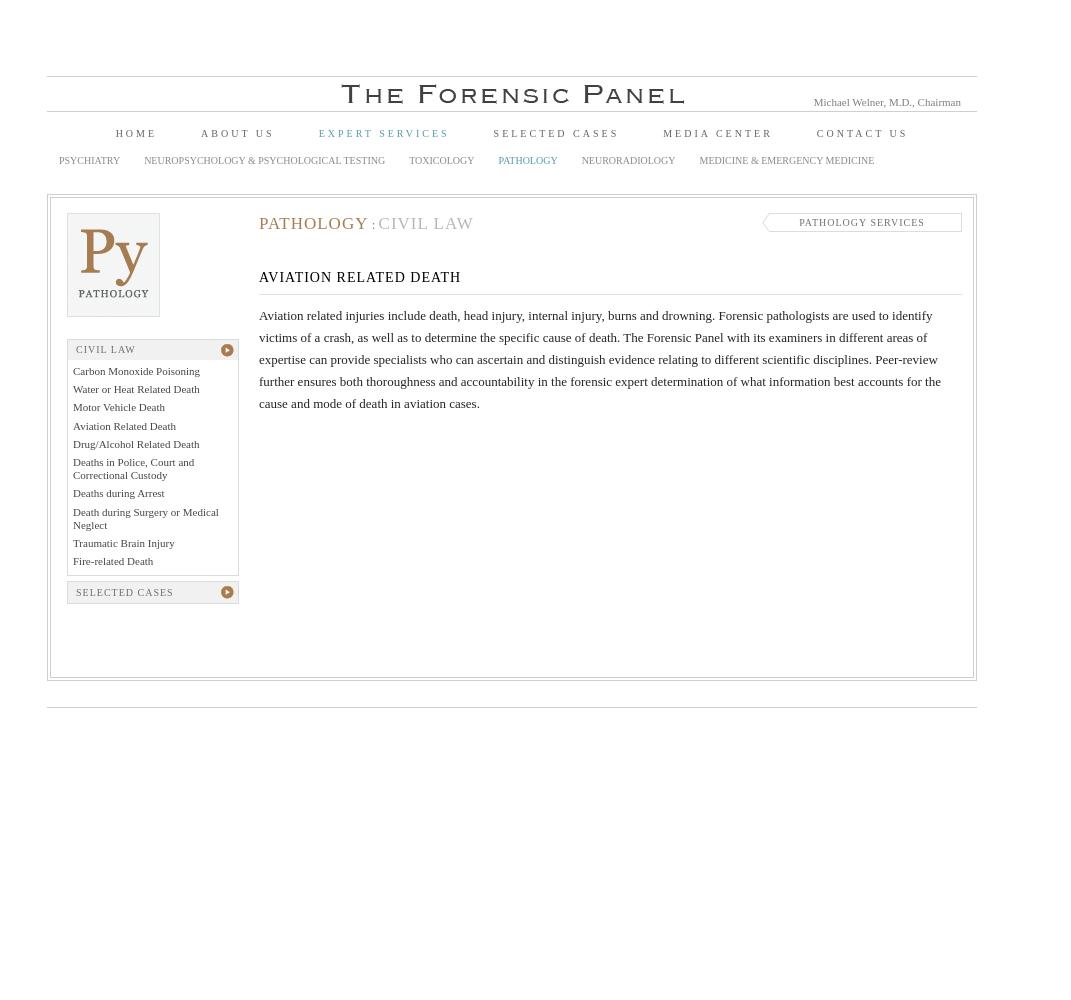 This screenshot has width=1071, height=1000. What do you see at coordinates (862, 133) in the screenshot?
I see `'Contact Us'` at bounding box center [862, 133].